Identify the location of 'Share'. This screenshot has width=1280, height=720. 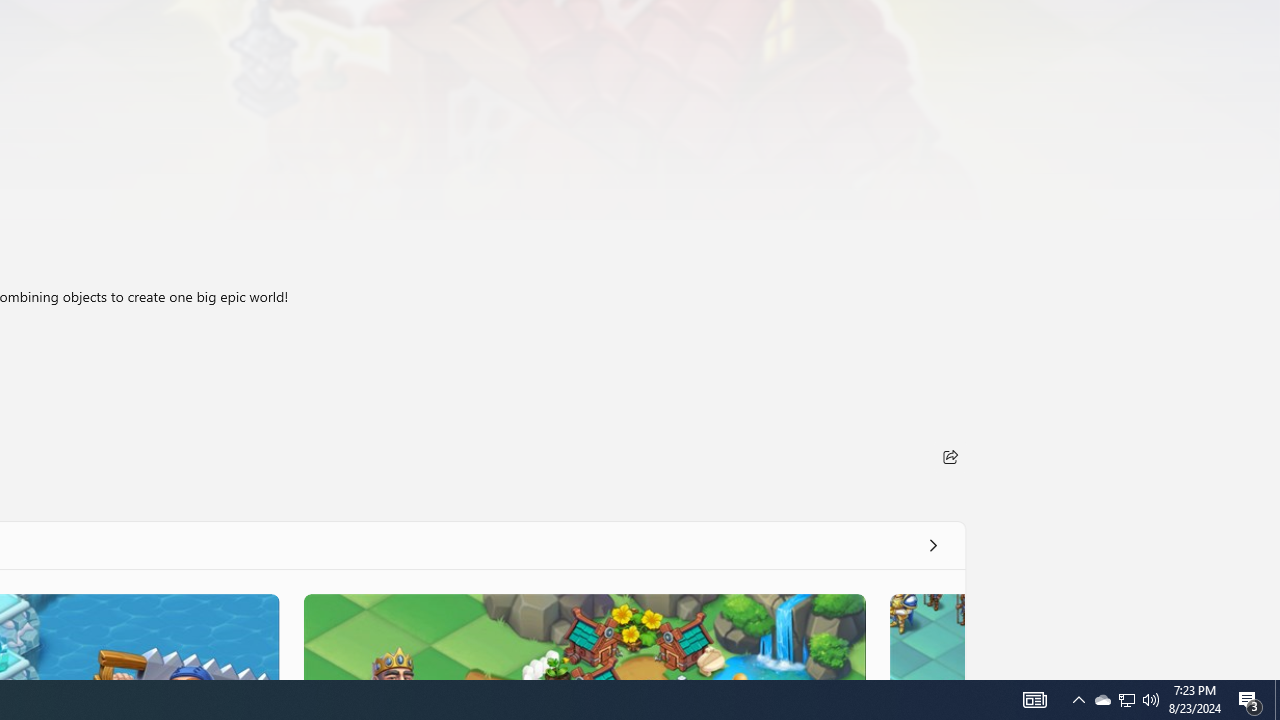
(949, 456).